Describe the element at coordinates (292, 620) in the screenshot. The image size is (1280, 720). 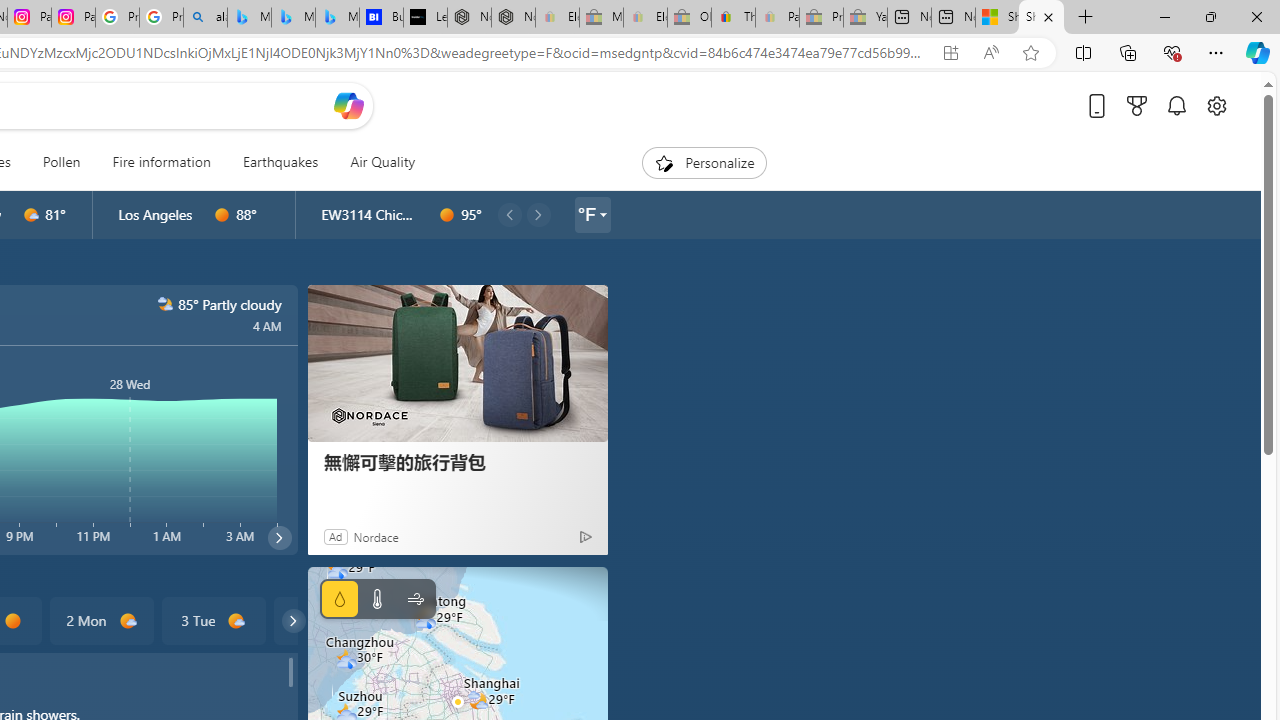
I see `'common/carouselChevron'` at that location.